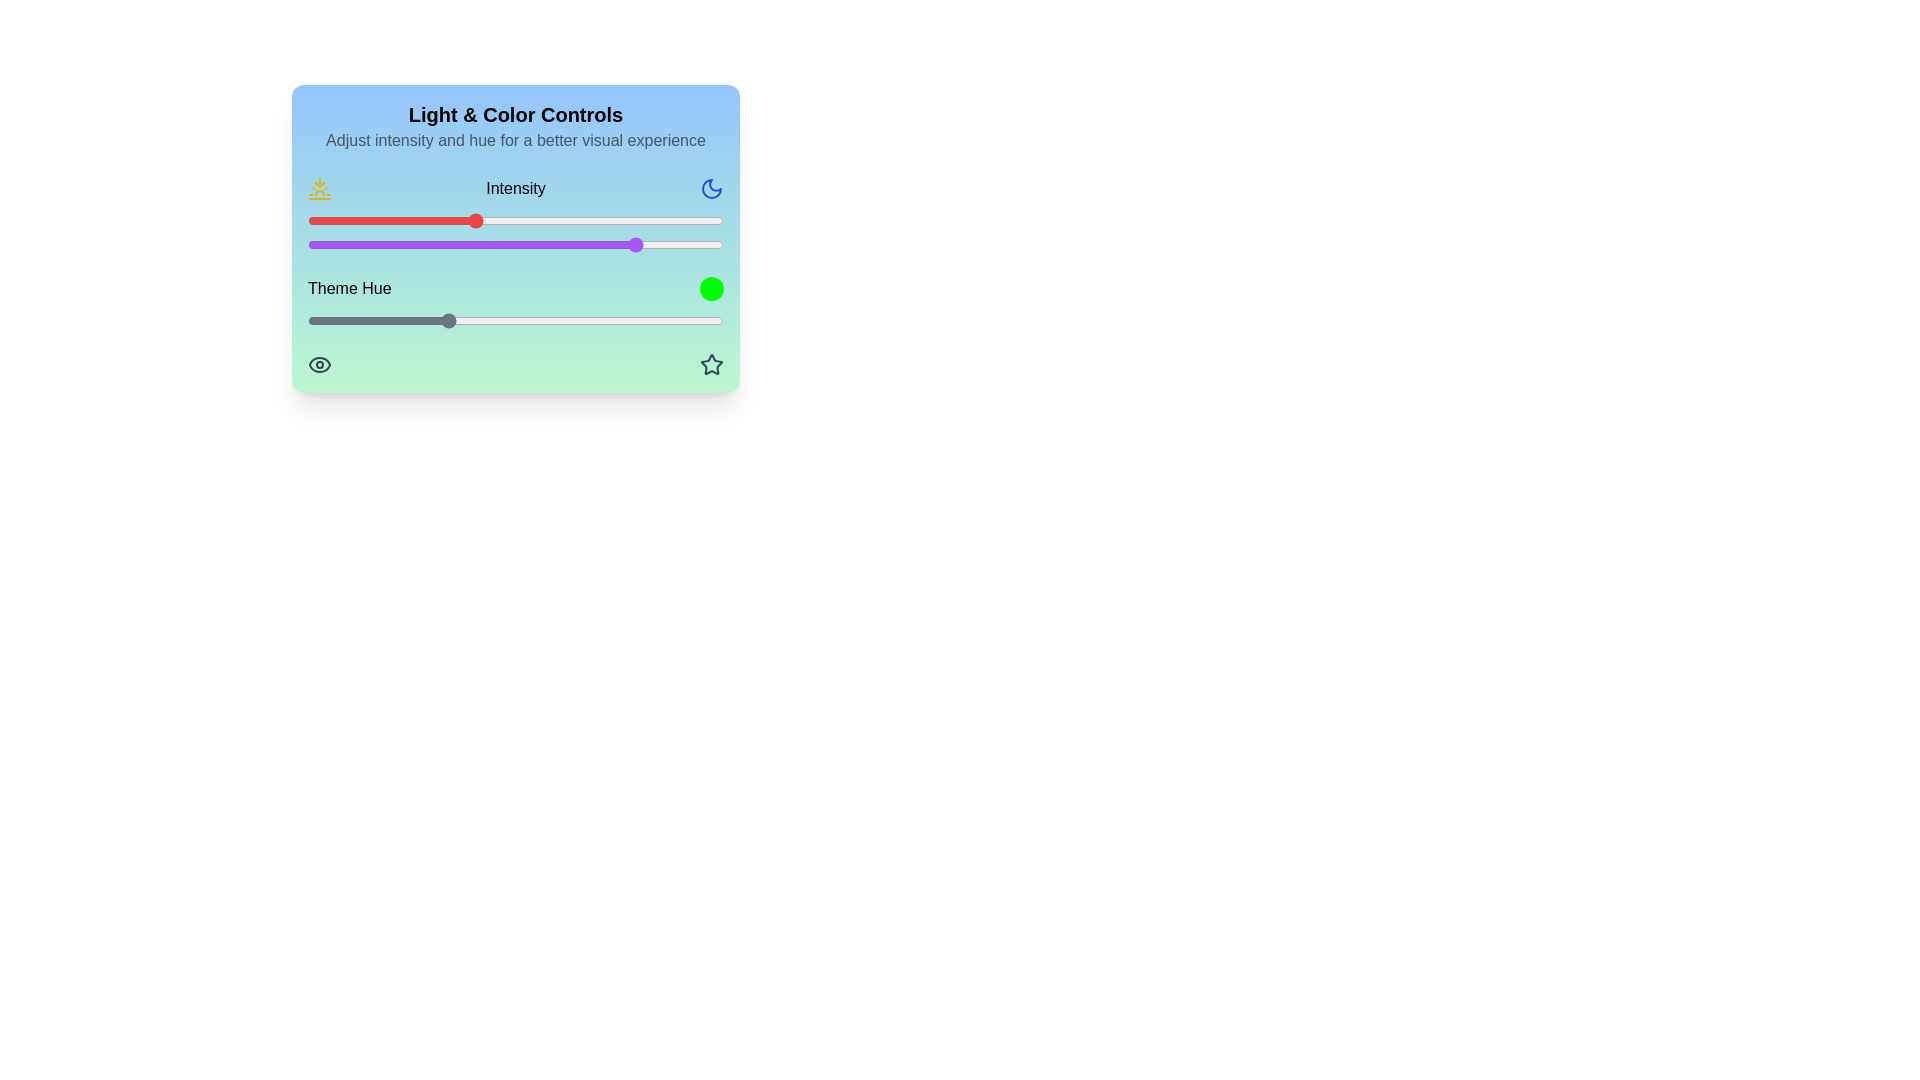 The width and height of the screenshot is (1920, 1080). What do you see at coordinates (627, 220) in the screenshot?
I see `intensity` at bounding box center [627, 220].